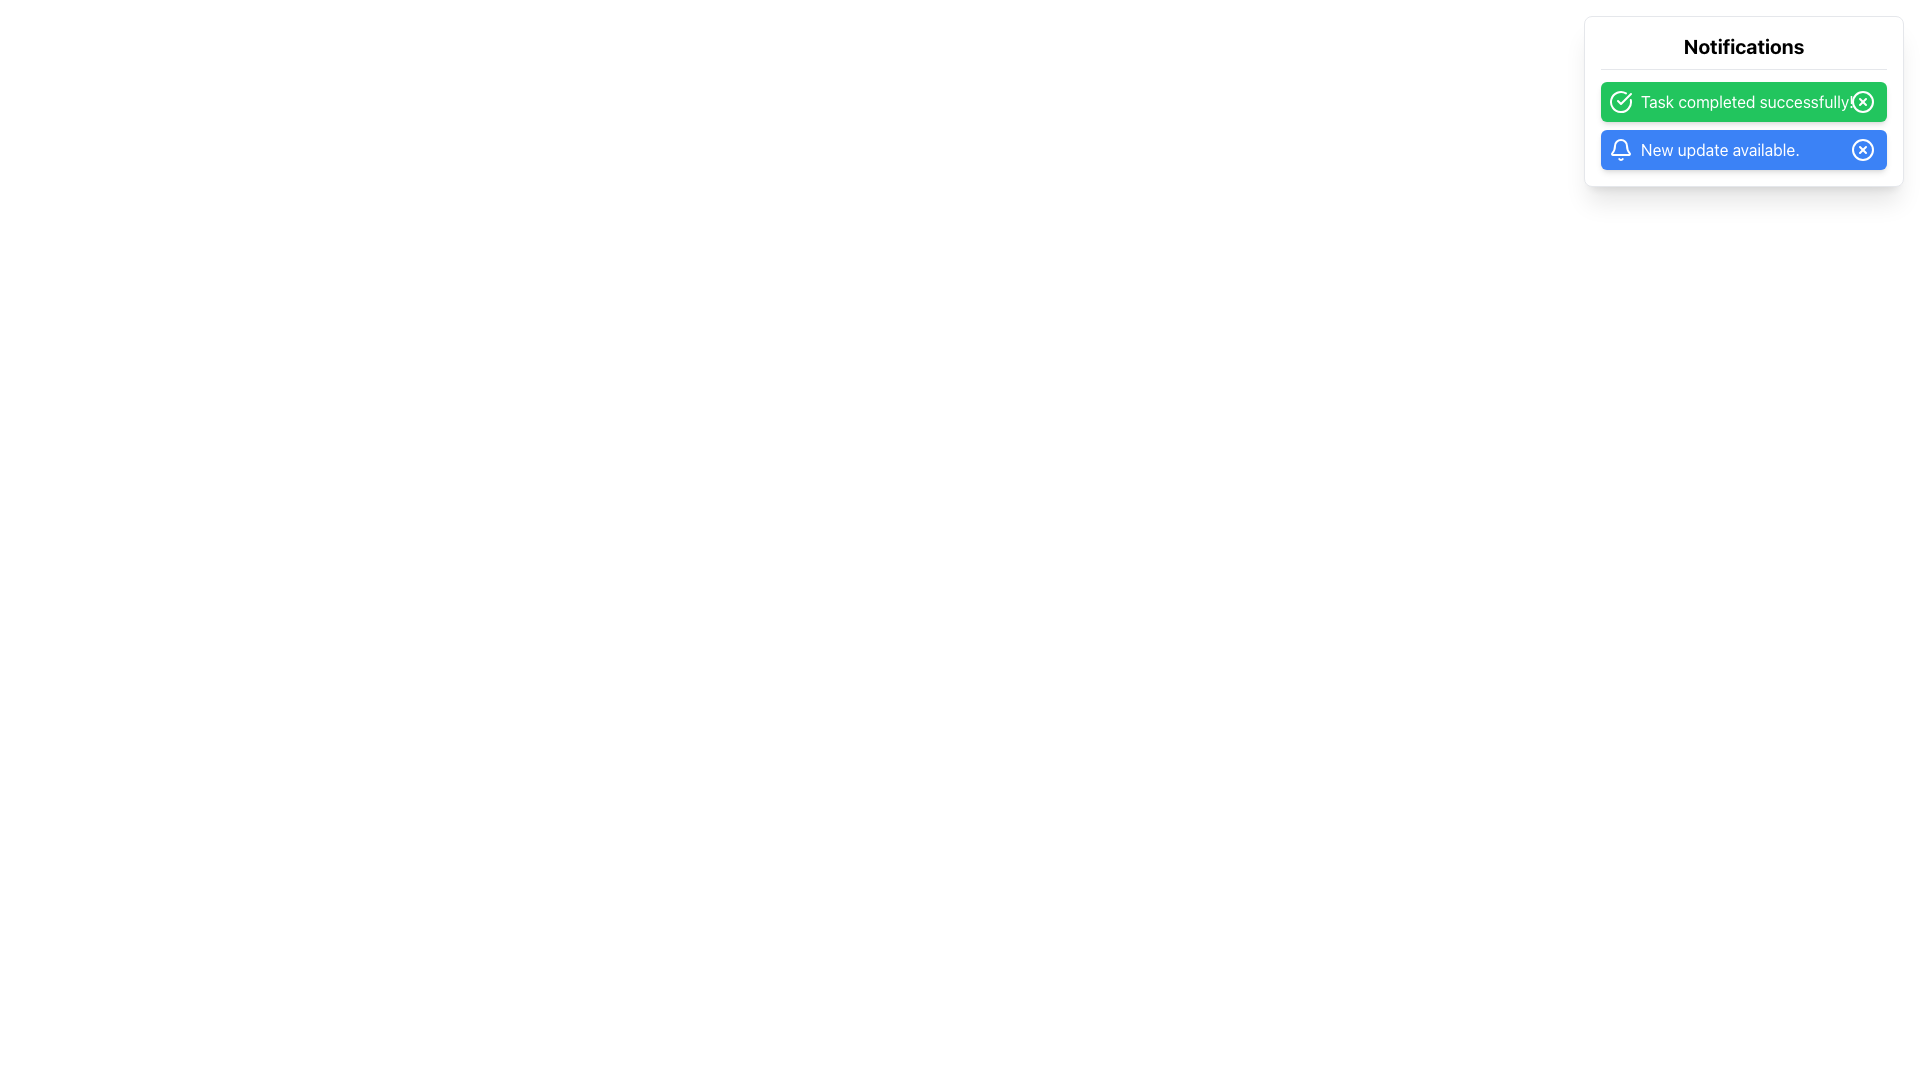 This screenshot has height=1080, width=1920. I want to click on the dismiss button located in the upper-right corner of the notification box with the text 'Task completed successfully!' to observe the hover effect, so click(1861, 101).